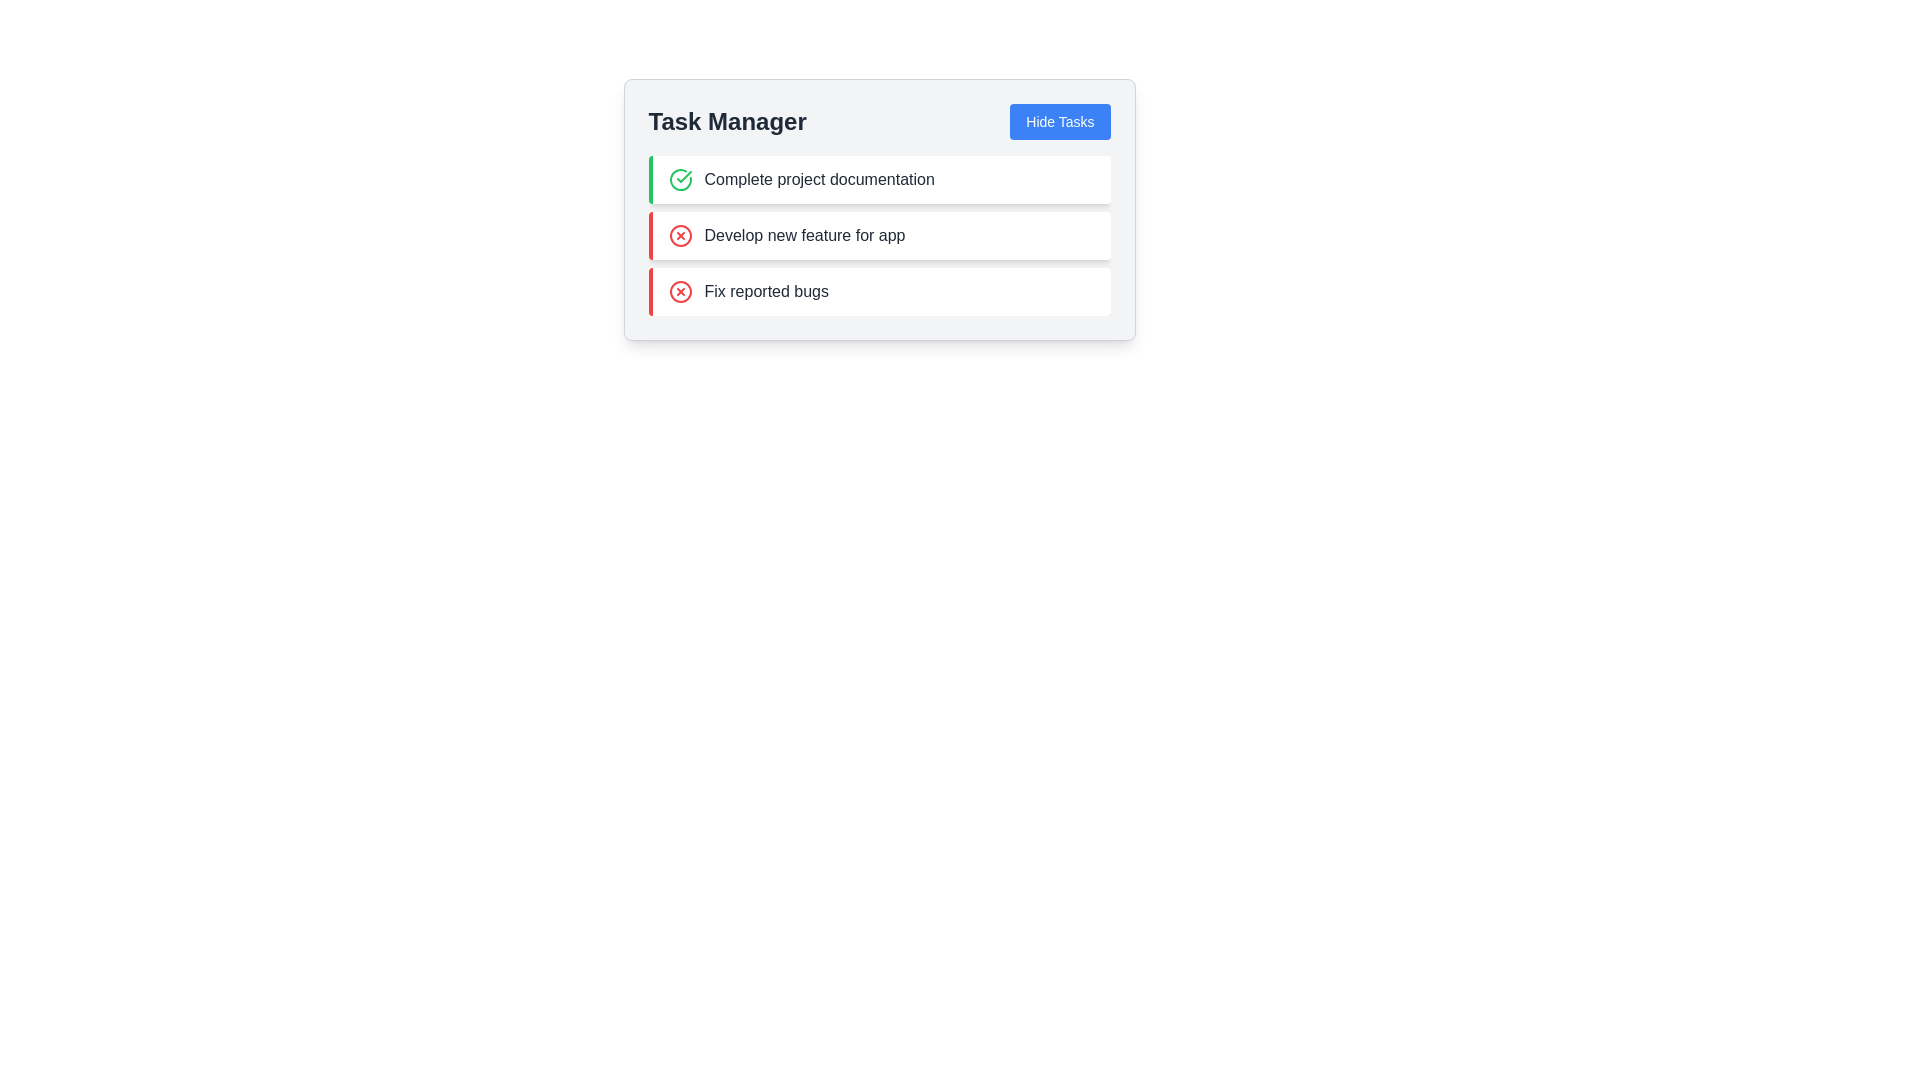 Image resolution: width=1920 pixels, height=1080 pixels. I want to click on the error indicator icon located on the left side of the second list item titled 'Develop new feature for app.' to interact with it, so click(680, 234).